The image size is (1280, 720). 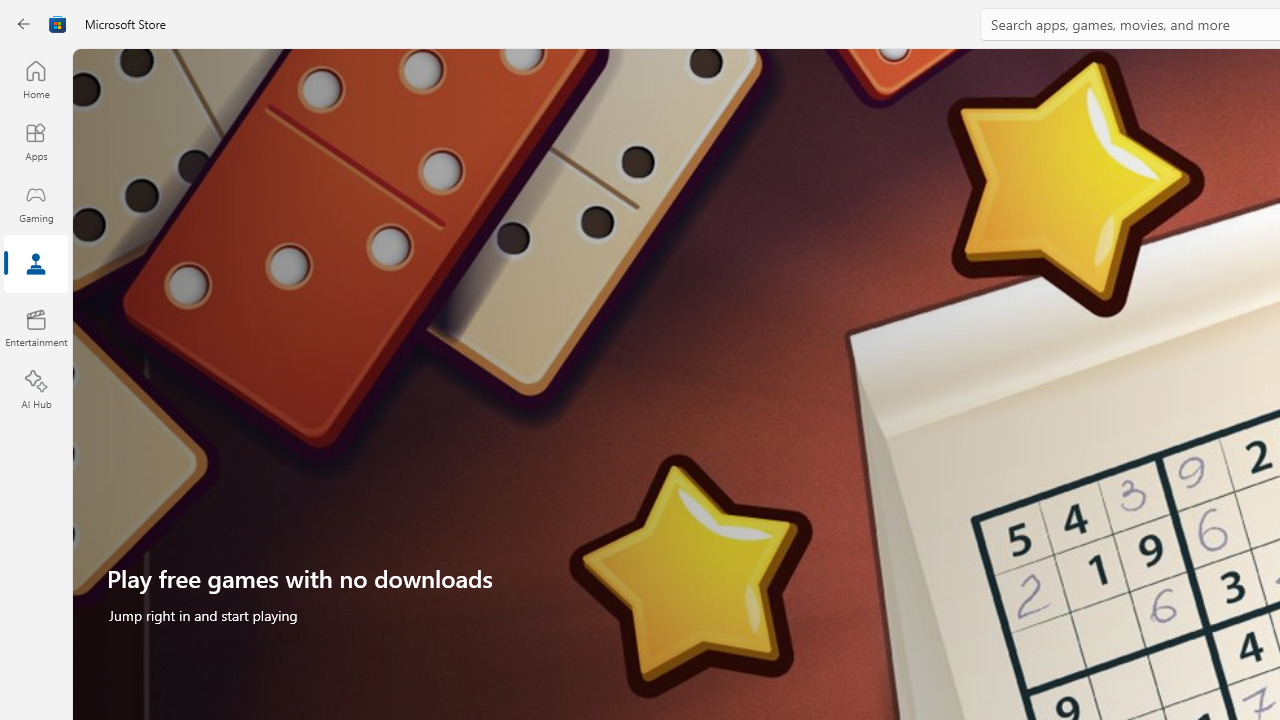 What do you see at coordinates (35, 203) in the screenshot?
I see `'Gaming'` at bounding box center [35, 203].